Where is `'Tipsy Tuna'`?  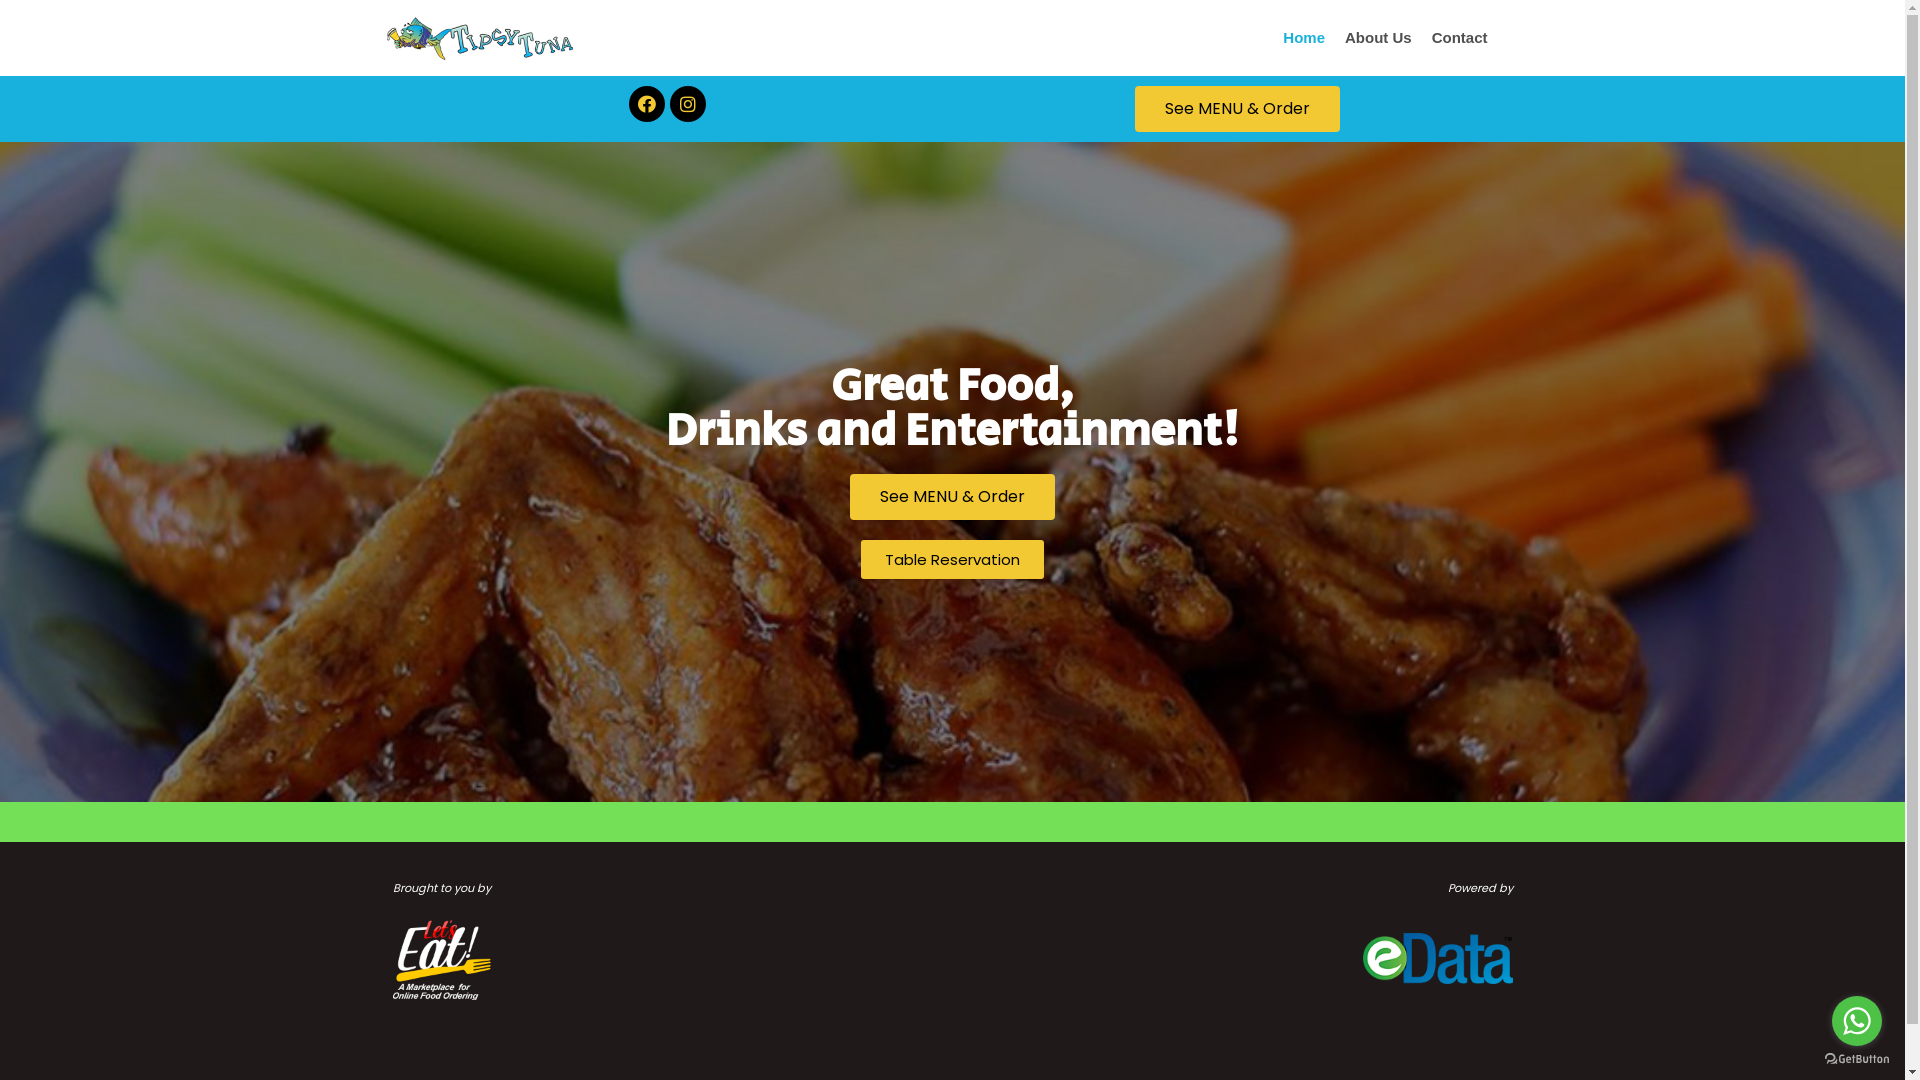 'Tipsy Tuna' is located at coordinates (382, 38).